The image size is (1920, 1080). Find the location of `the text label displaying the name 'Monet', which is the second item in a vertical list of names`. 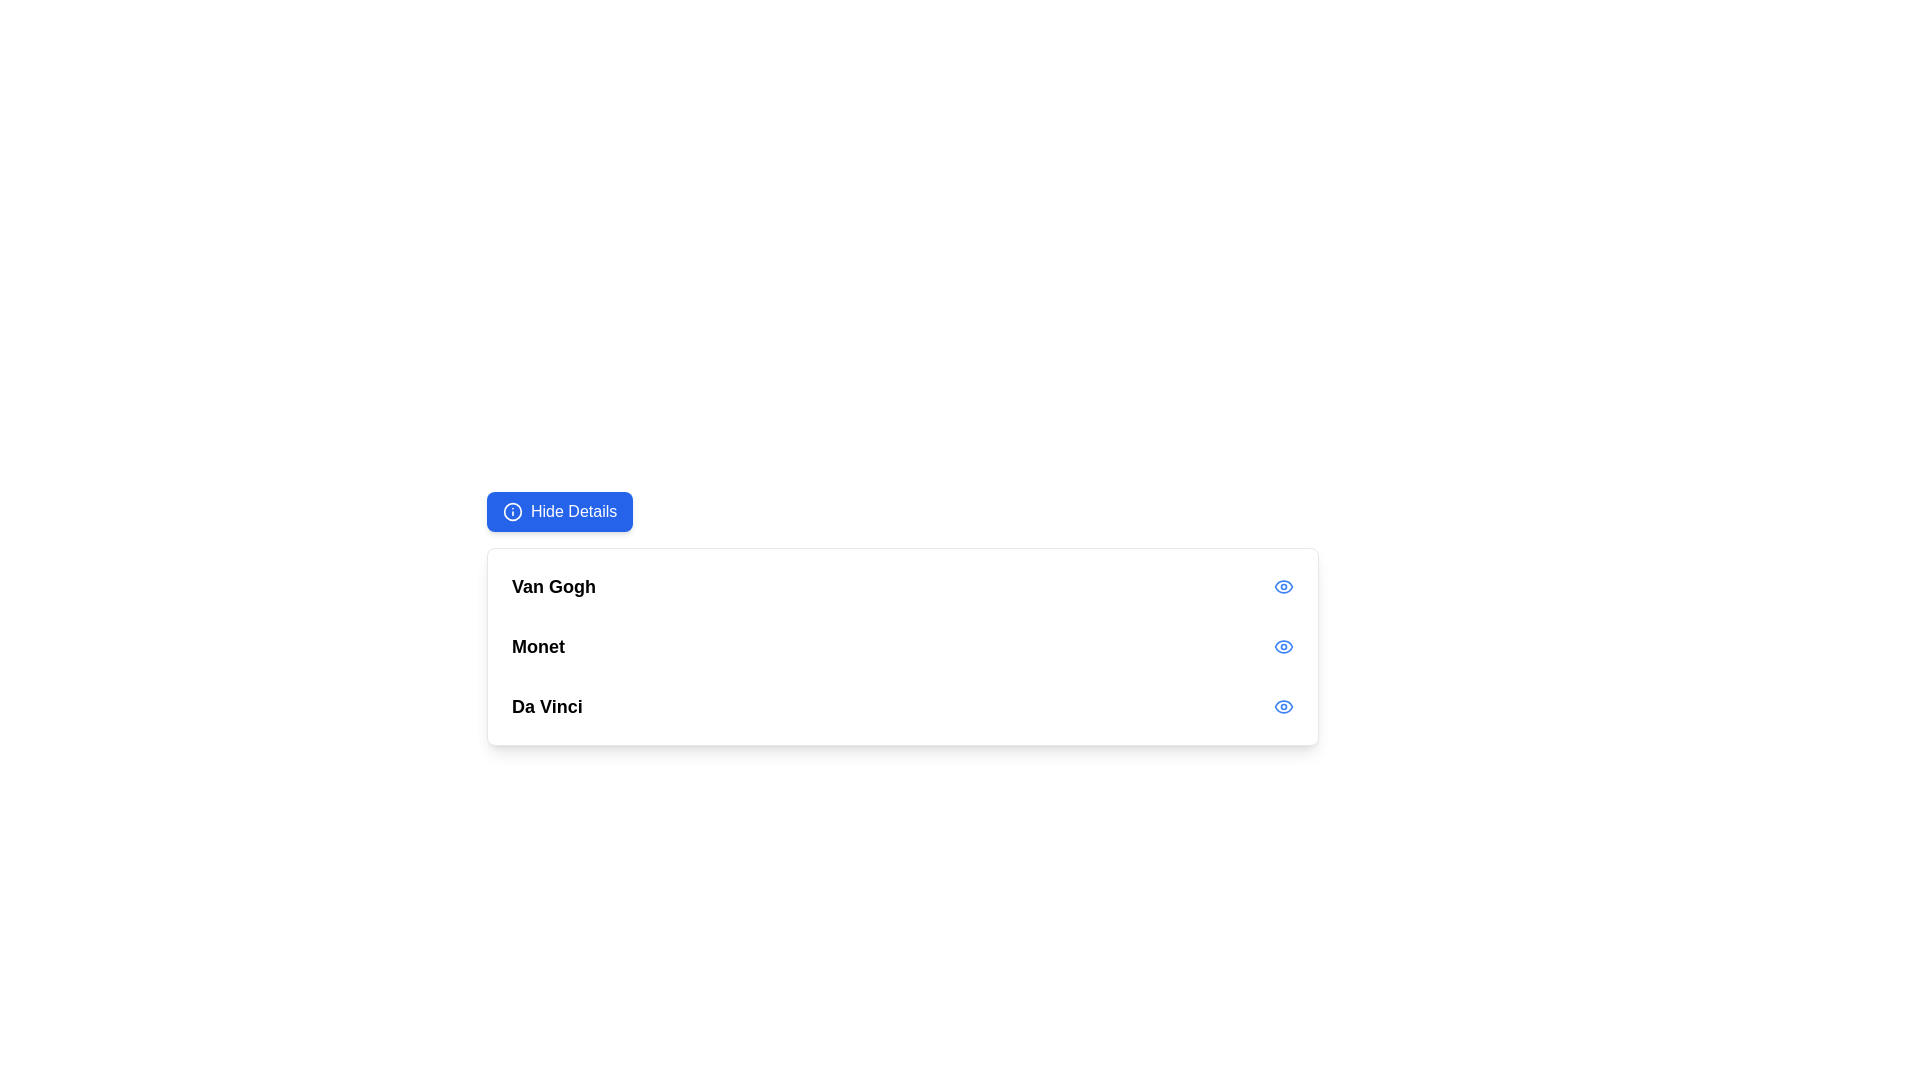

the text label displaying the name 'Monet', which is the second item in a vertical list of names is located at coordinates (538, 647).